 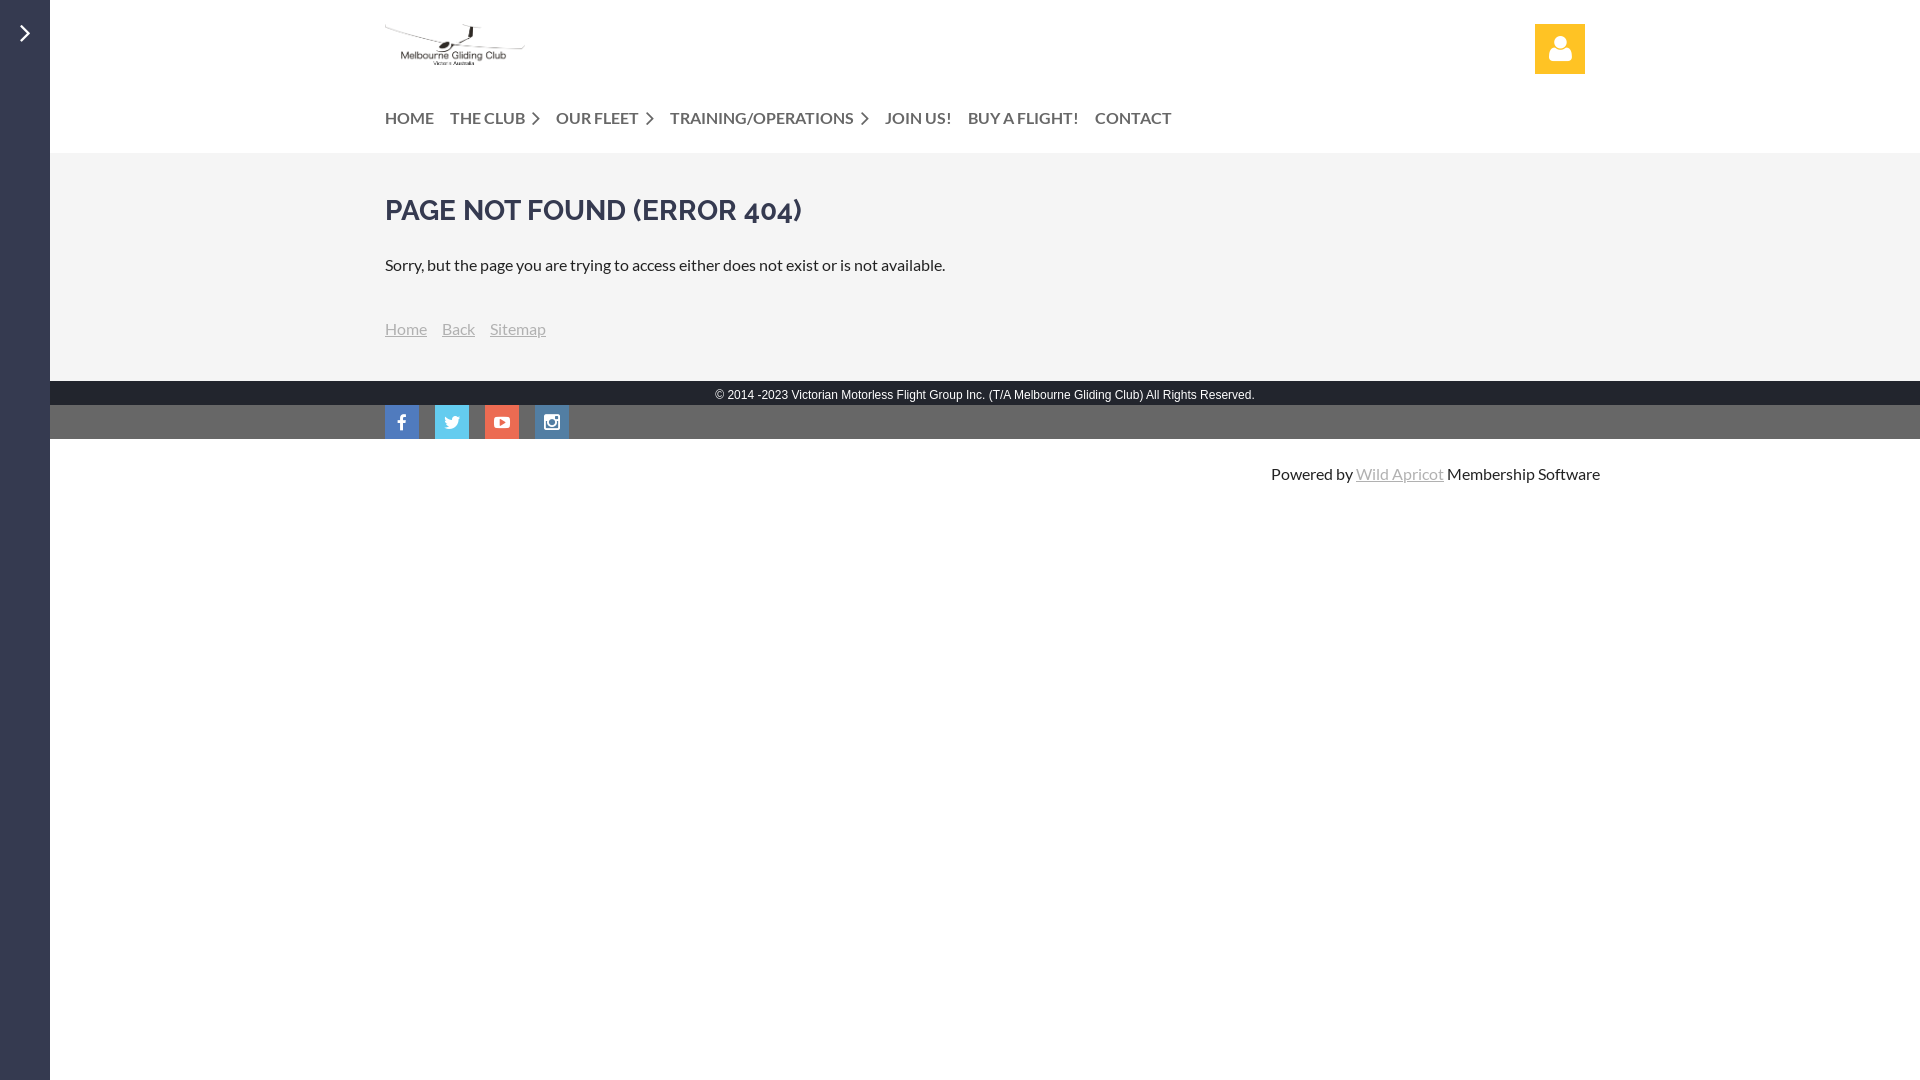 What do you see at coordinates (925, 117) in the screenshot?
I see `'JOIN US!'` at bounding box center [925, 117].